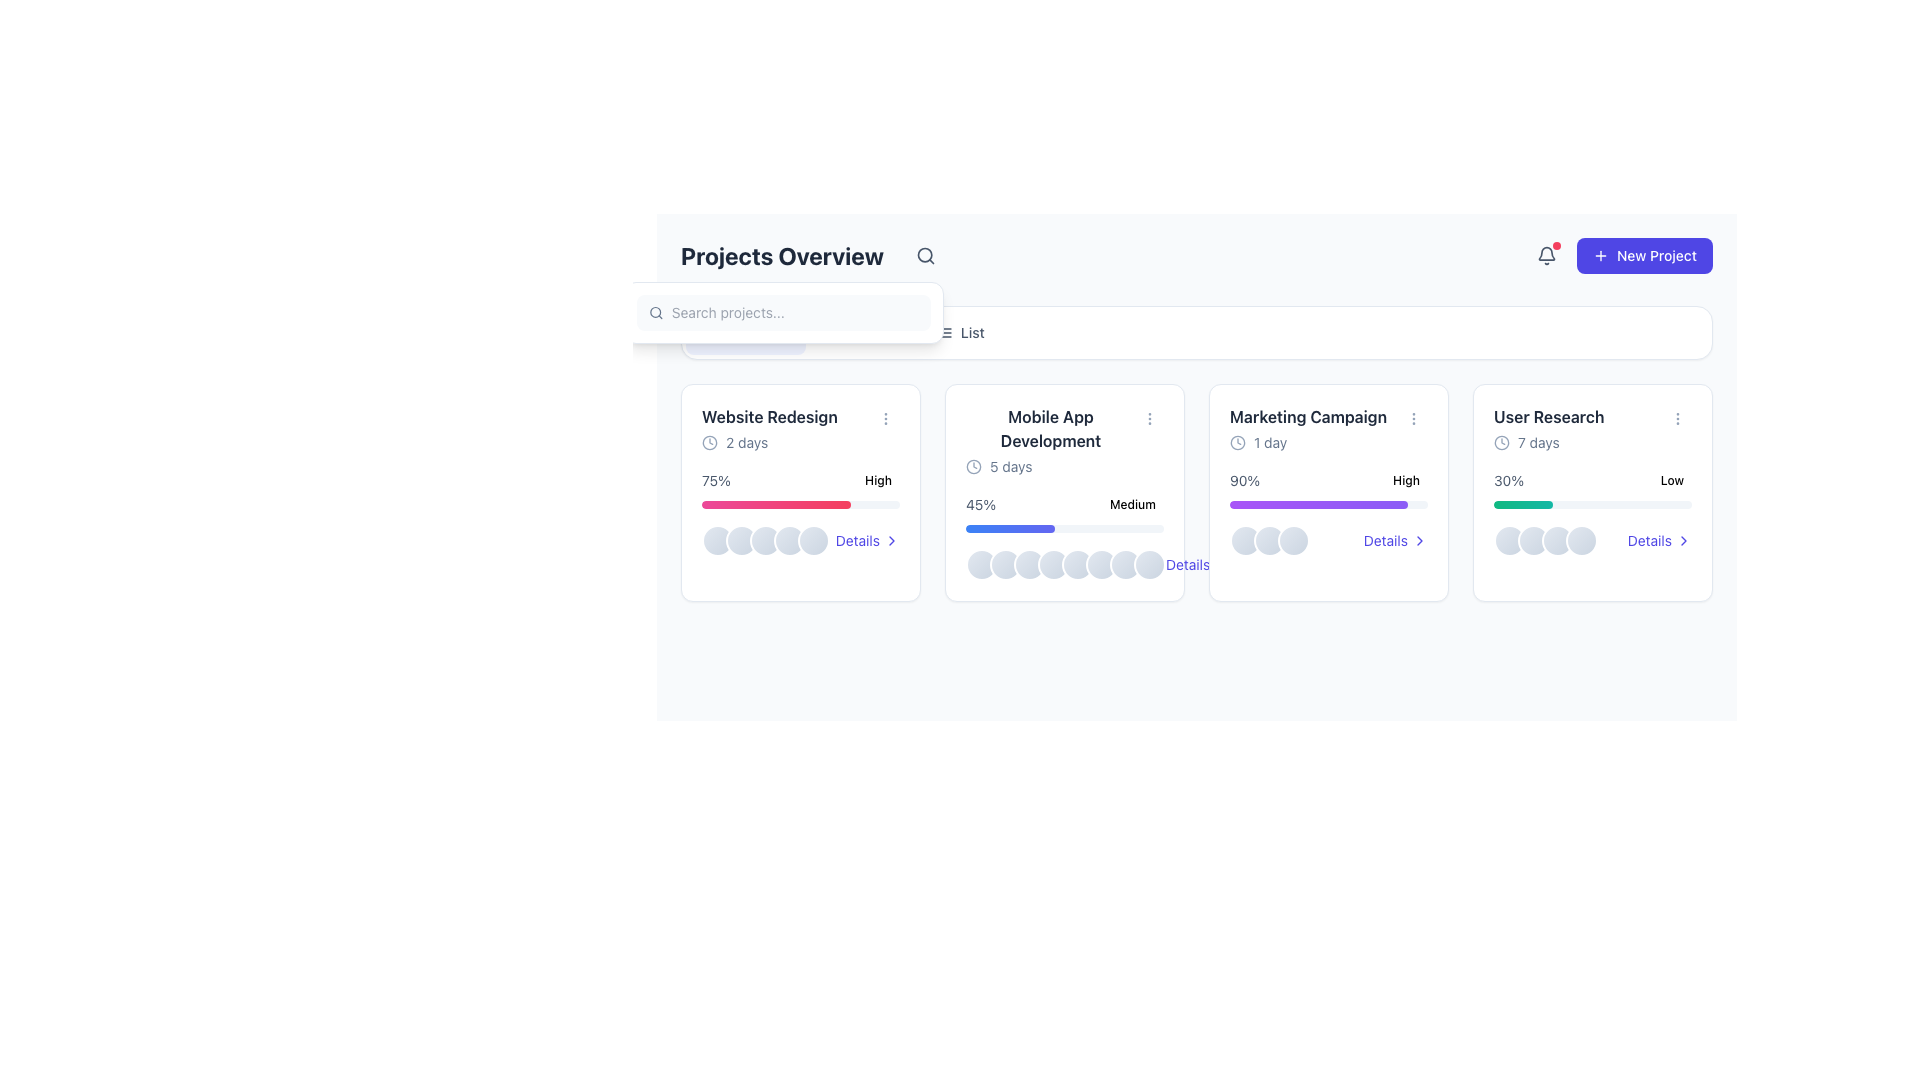 The image size is (1920, 1080). What do you see at coordinates (1064, 564) in the screenshot?
I see `the group of visual indicators styled as circular components located beneath the progress percentage bar in the 'Mobile App Development' section` at bounding box center [1064, 564].